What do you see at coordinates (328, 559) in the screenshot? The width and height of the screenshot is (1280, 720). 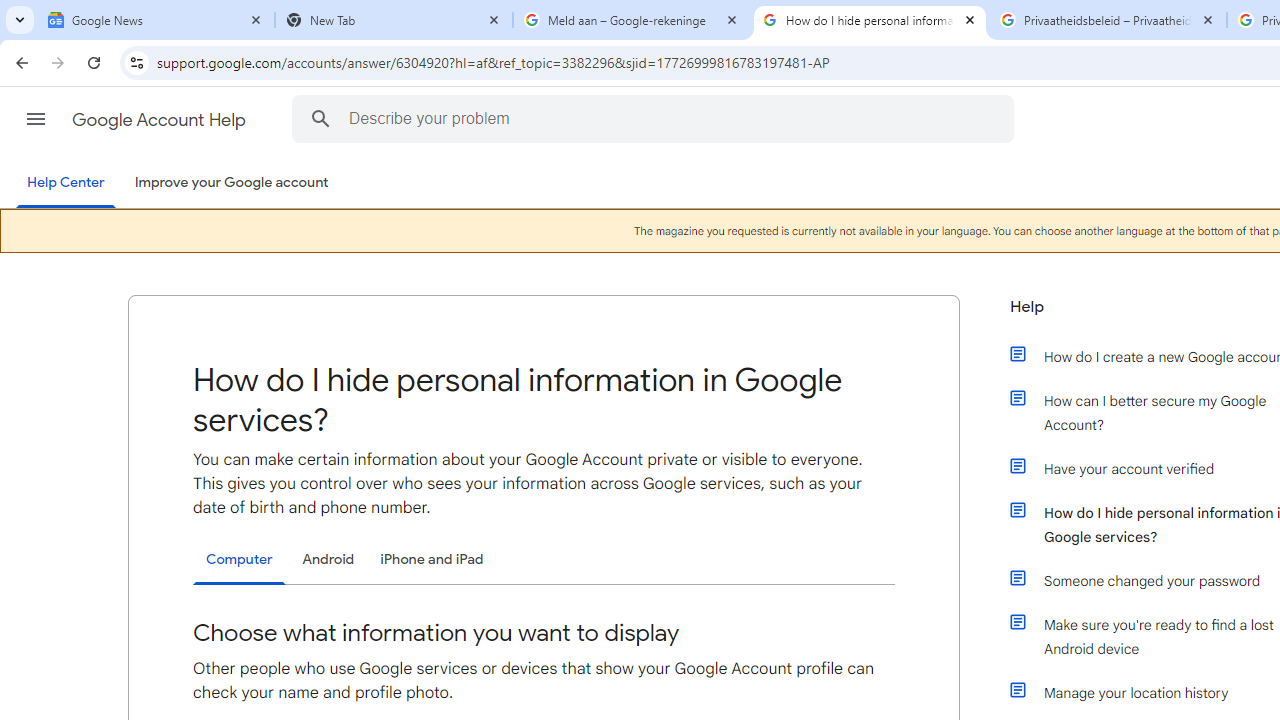 I see `'Android'` at bounding box center [328, 559].